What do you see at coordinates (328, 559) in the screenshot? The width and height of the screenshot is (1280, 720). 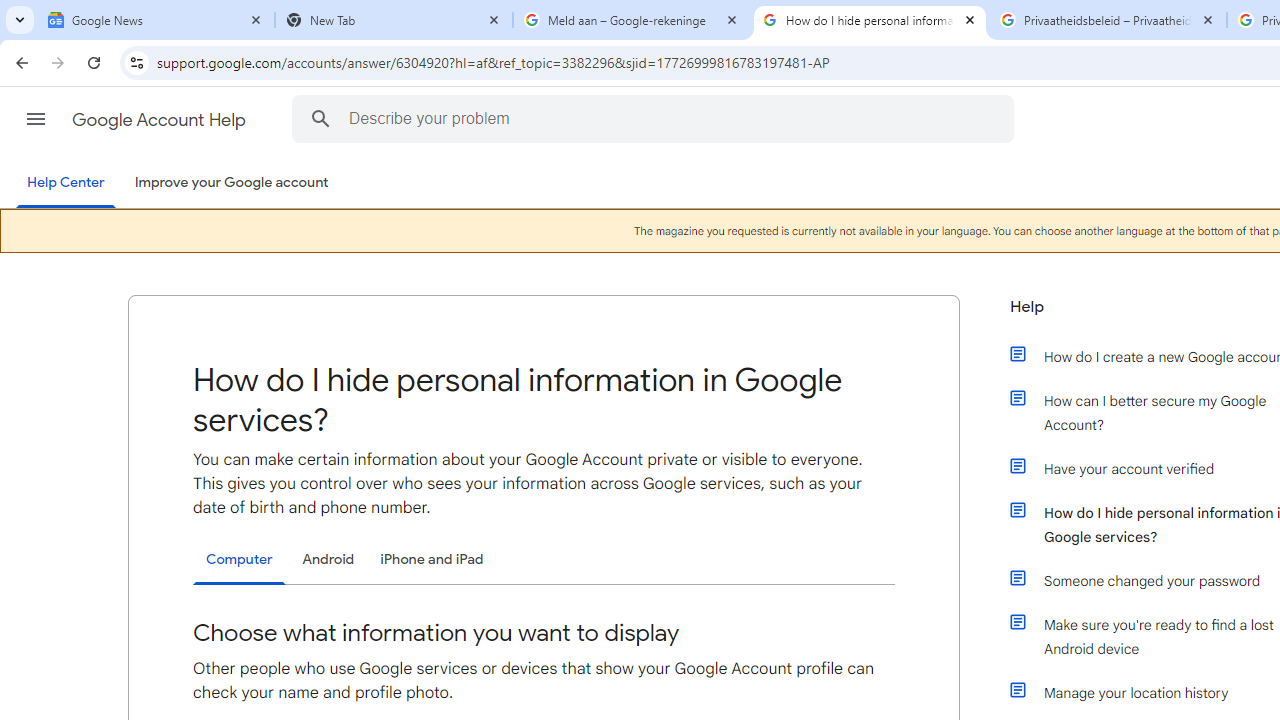 I see `'Android'` at bounding box center [328, 559].